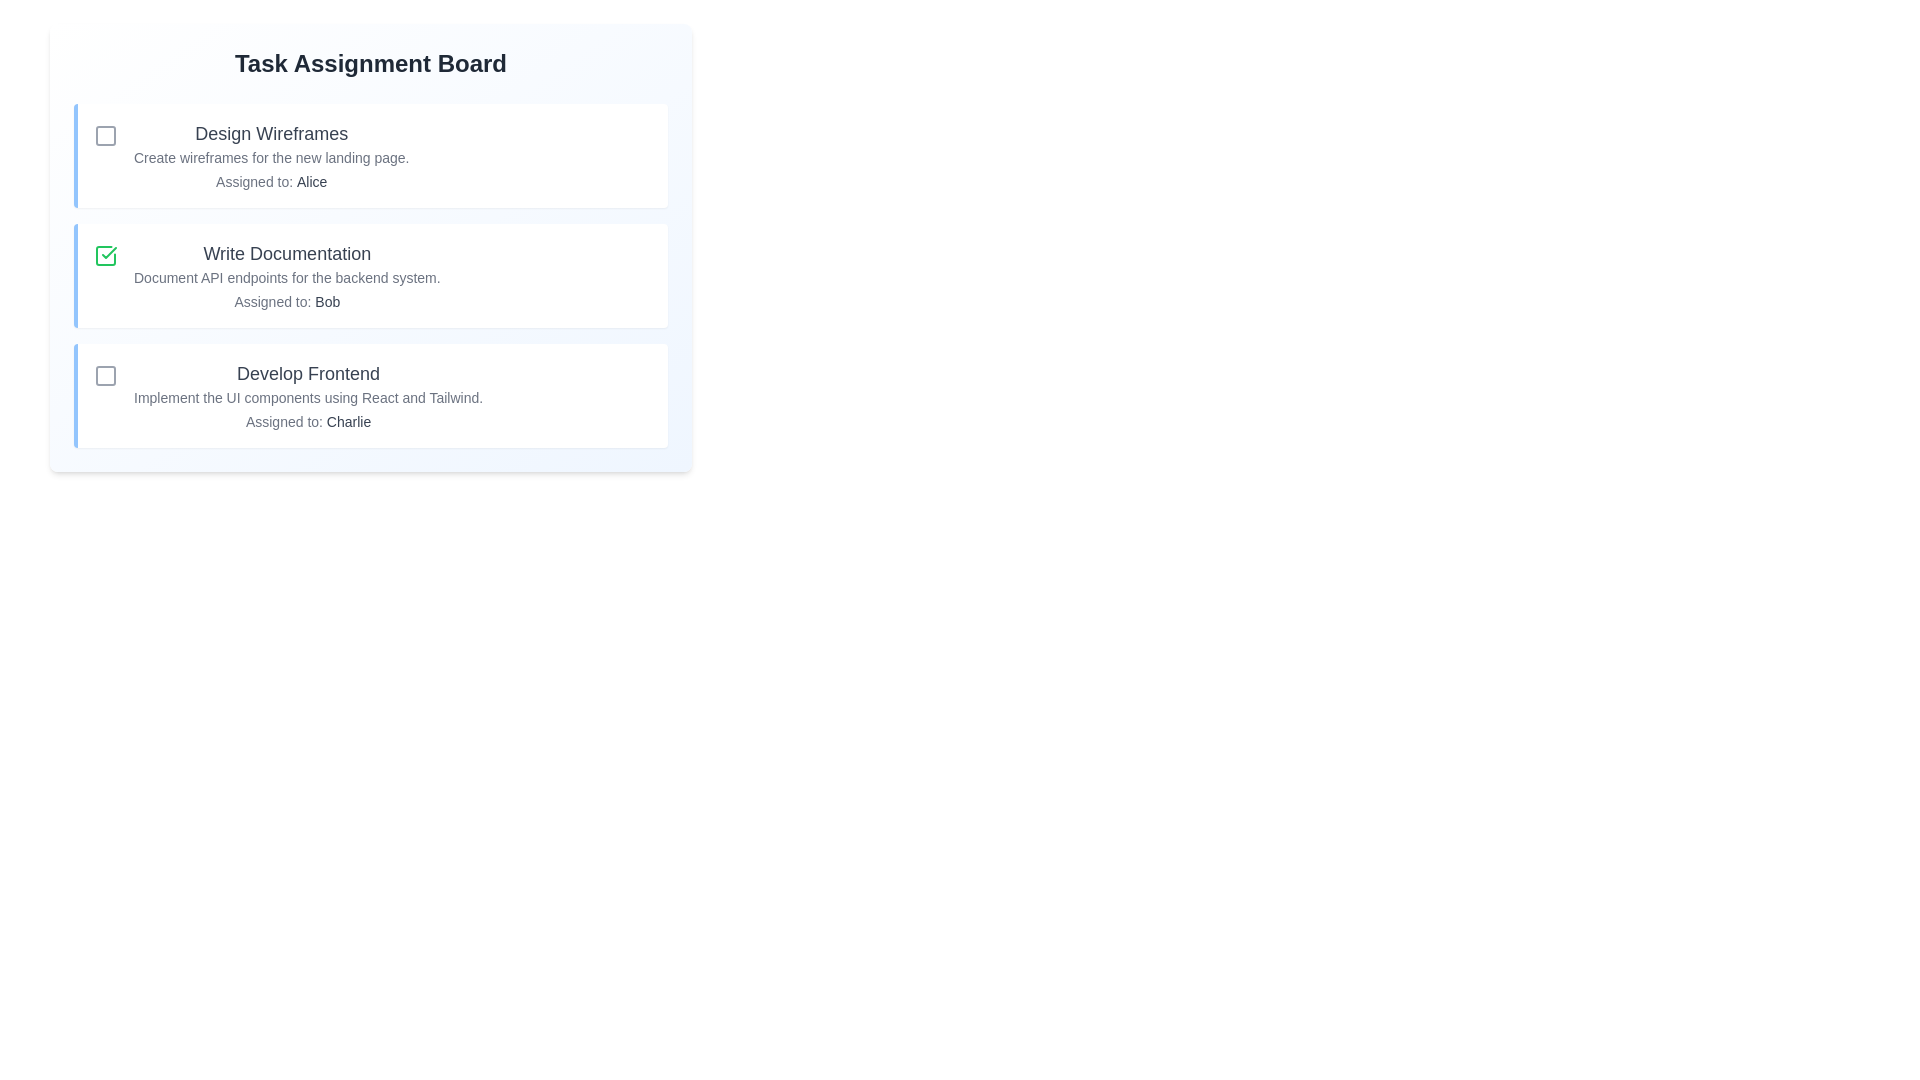 The height and width of the screenshot is (1080, 1920). Describe the element at coordinates (370, 63) in the screenshot. I see `text from the prominently styled text header that says 'Task Assignment Board', which is centered at the top of the interface` at that location.